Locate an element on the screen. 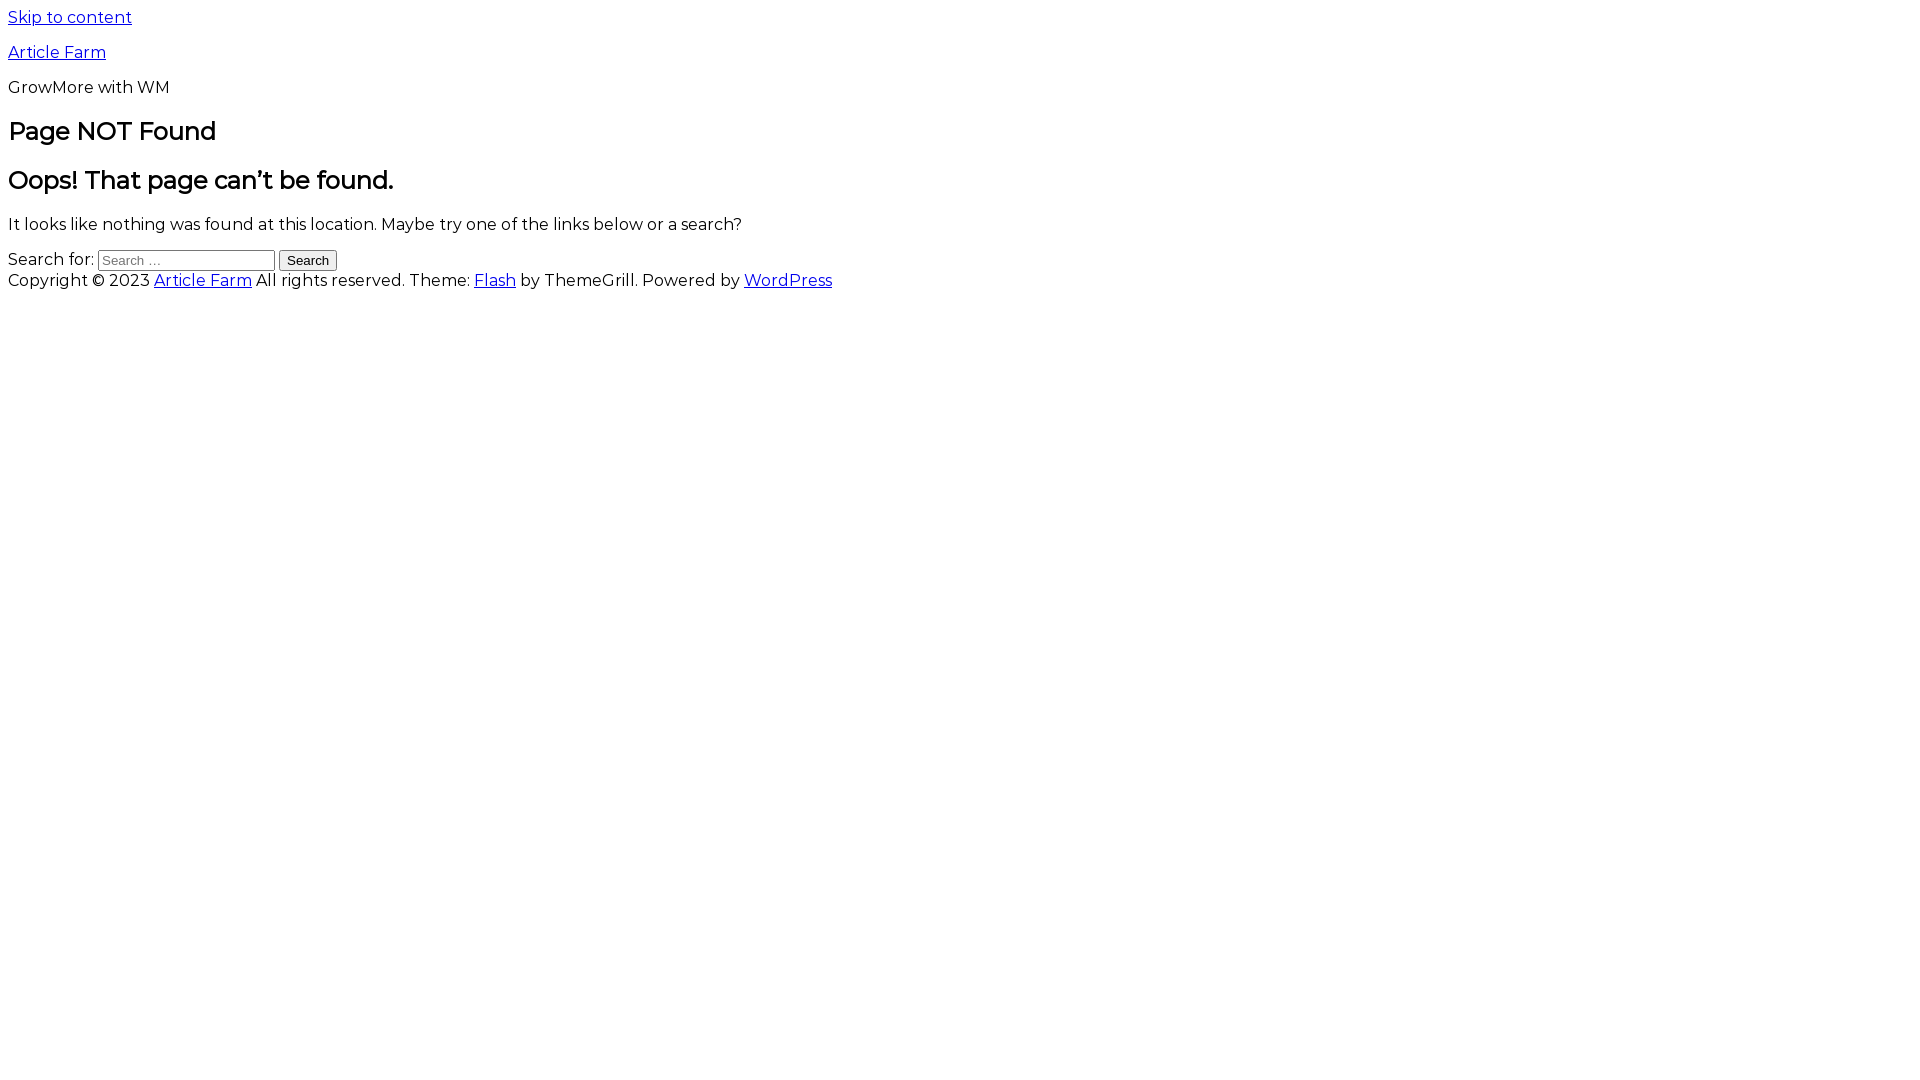 This screenshot has height=1080, width=1920. 'WordPress' is located at coordinates (786, 280).